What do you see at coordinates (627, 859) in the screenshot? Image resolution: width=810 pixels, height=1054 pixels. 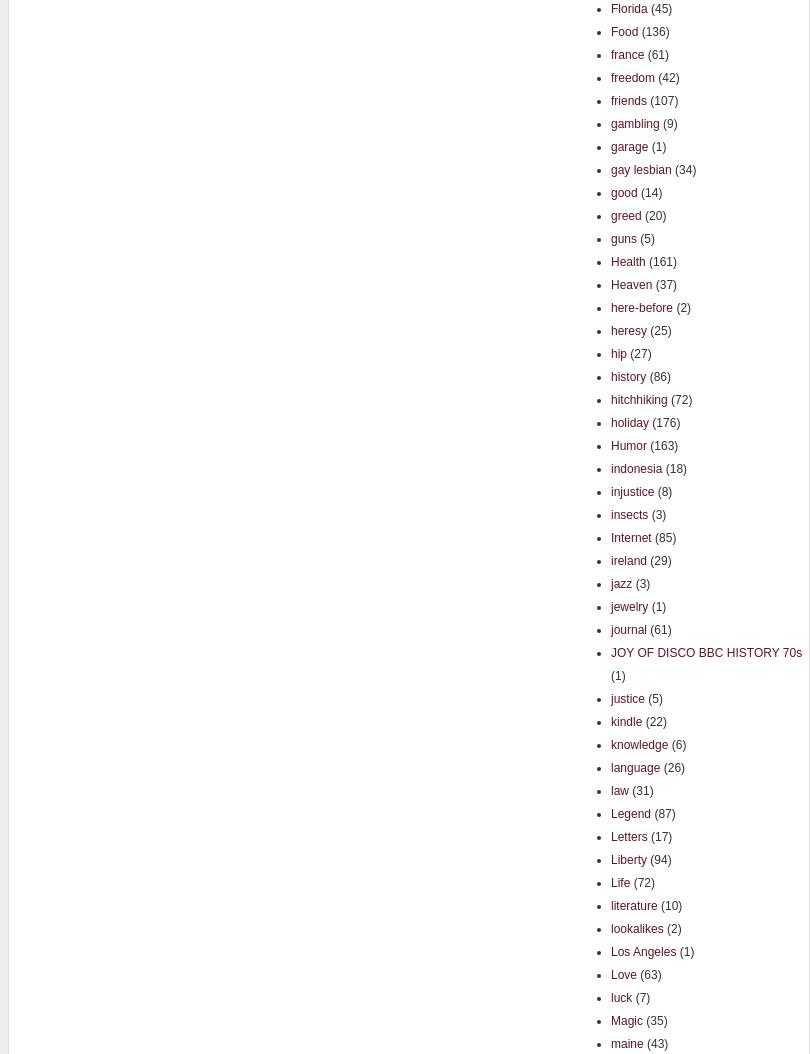 I see `'Liberty'` at bounding box center [627, 859].